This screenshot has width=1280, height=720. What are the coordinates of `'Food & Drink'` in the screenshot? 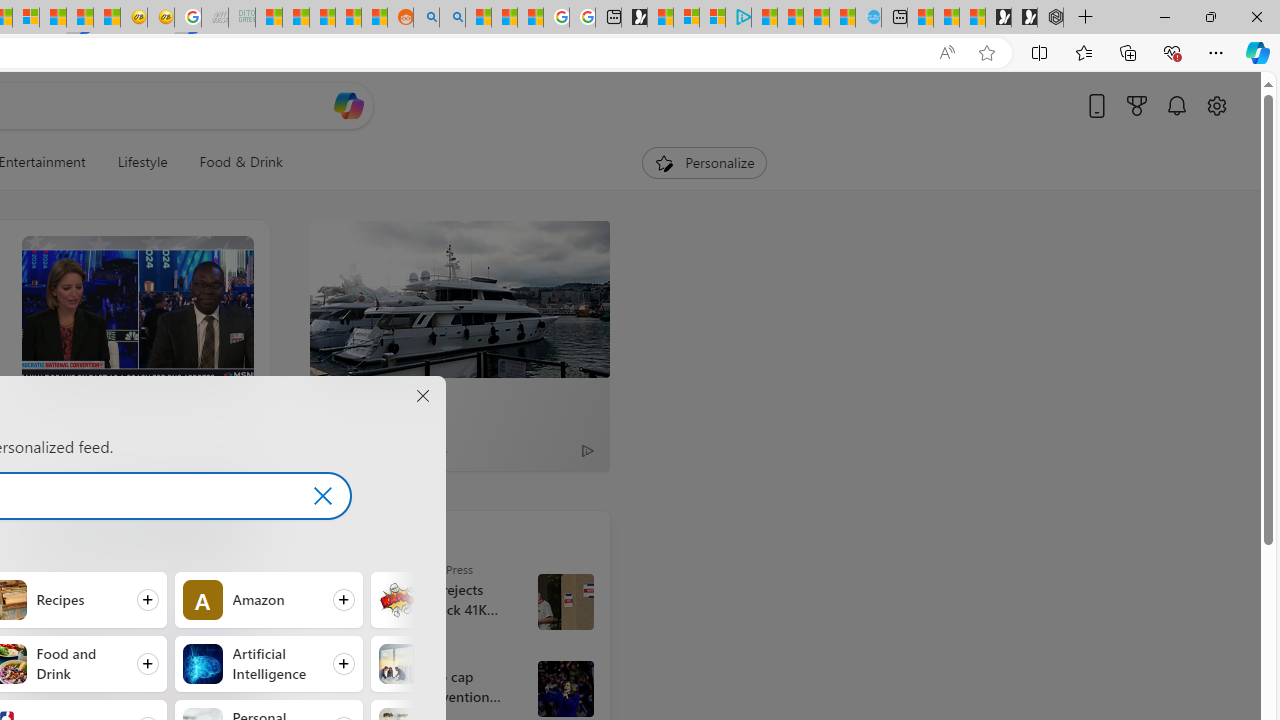 It's located at (232, 162).